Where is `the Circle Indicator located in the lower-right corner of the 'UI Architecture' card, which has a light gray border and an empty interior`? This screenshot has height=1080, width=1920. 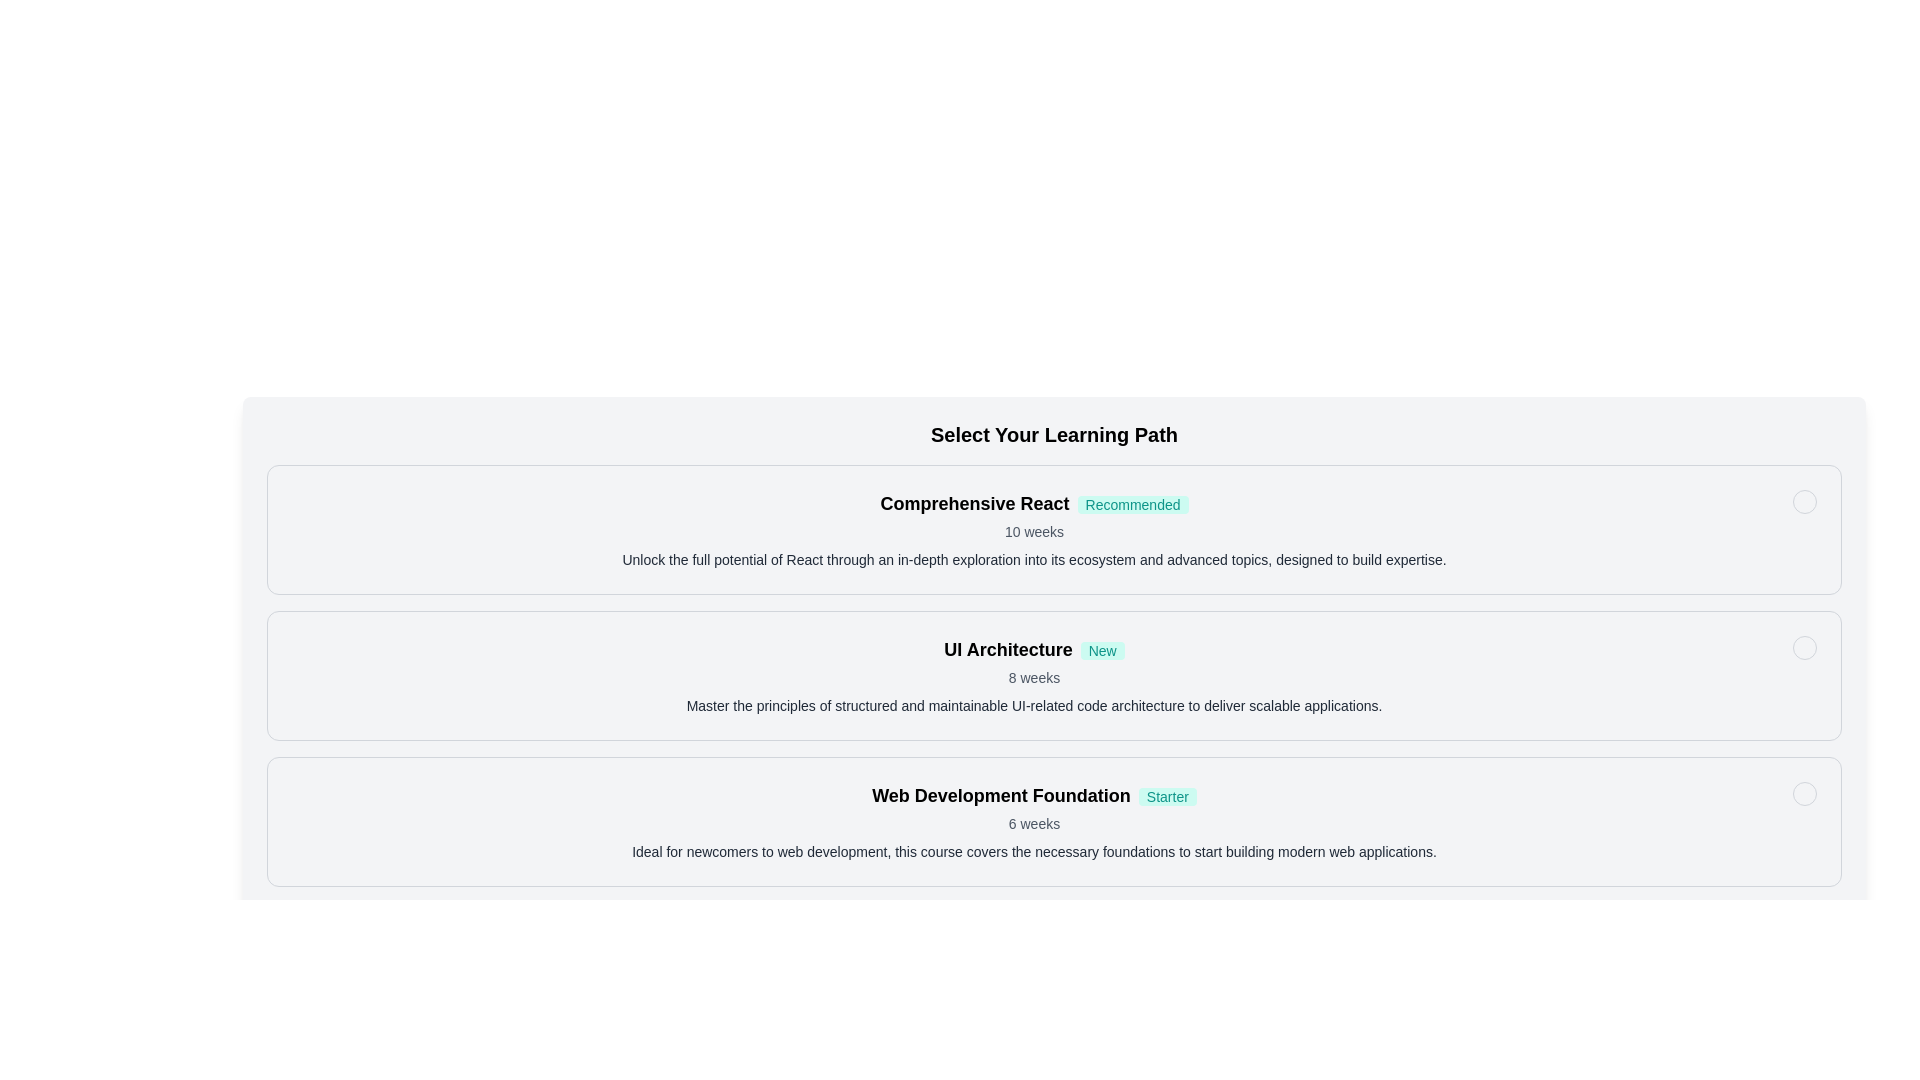 the Circle Indicator located in the lower-right corner of the 'UI Architecture' card, which has a light gray border and an empty interior is located at coordinates (1804, 648).